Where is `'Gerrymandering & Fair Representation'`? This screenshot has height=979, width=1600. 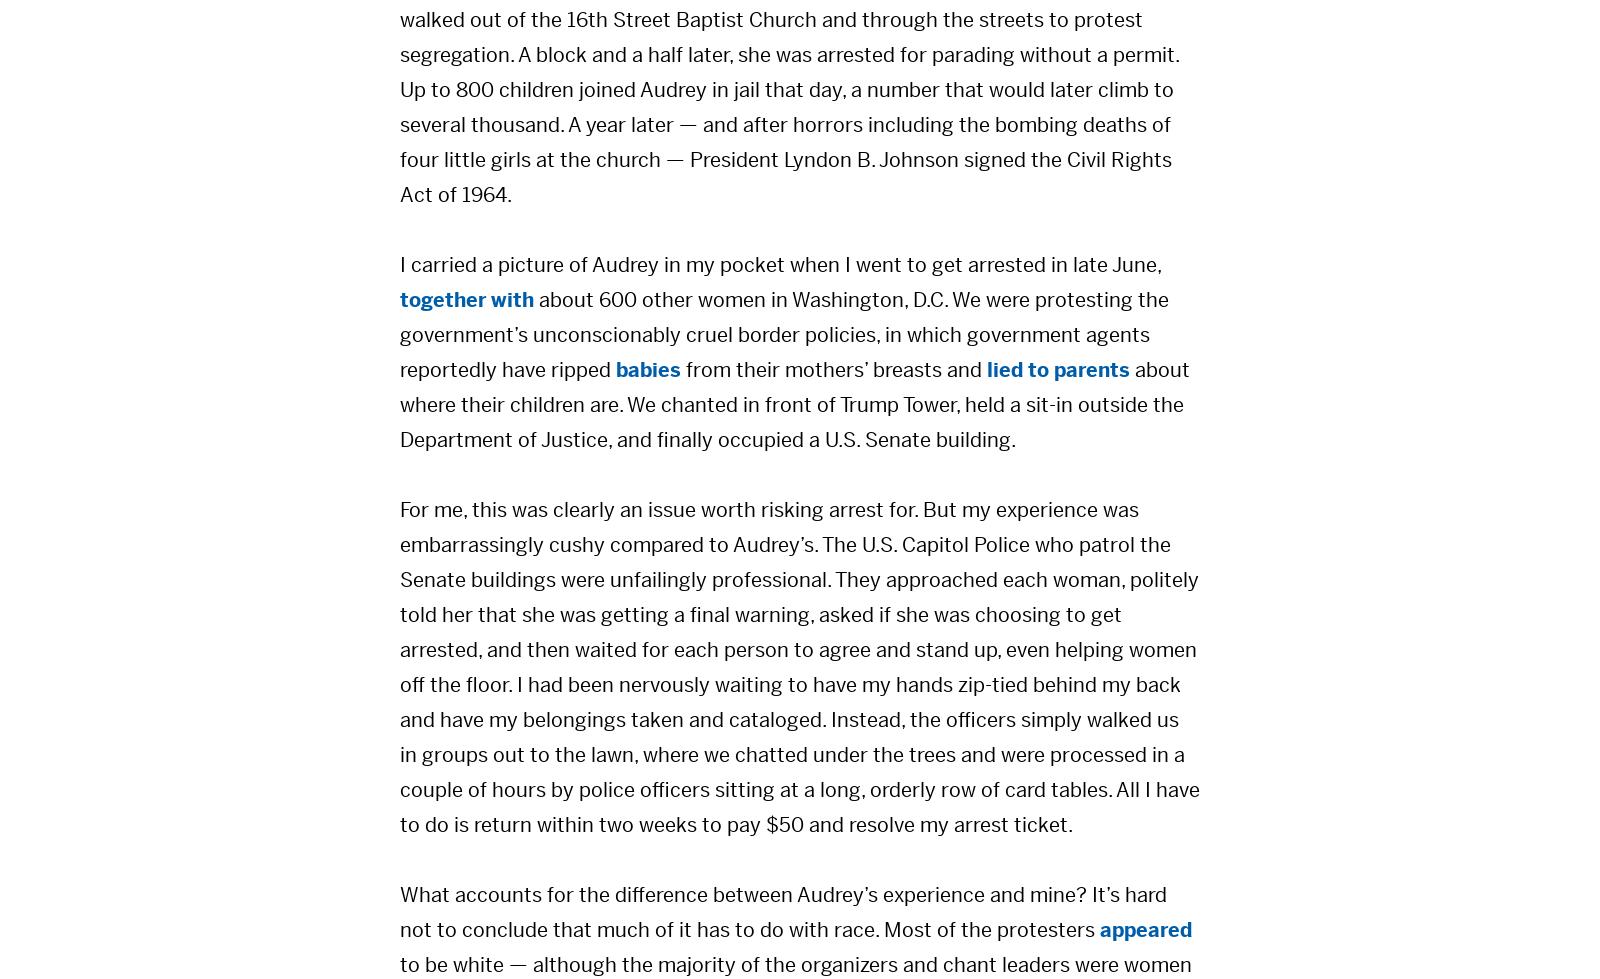
'Gerrymandering & Fair Representation' is located at coordinates (267, 600).